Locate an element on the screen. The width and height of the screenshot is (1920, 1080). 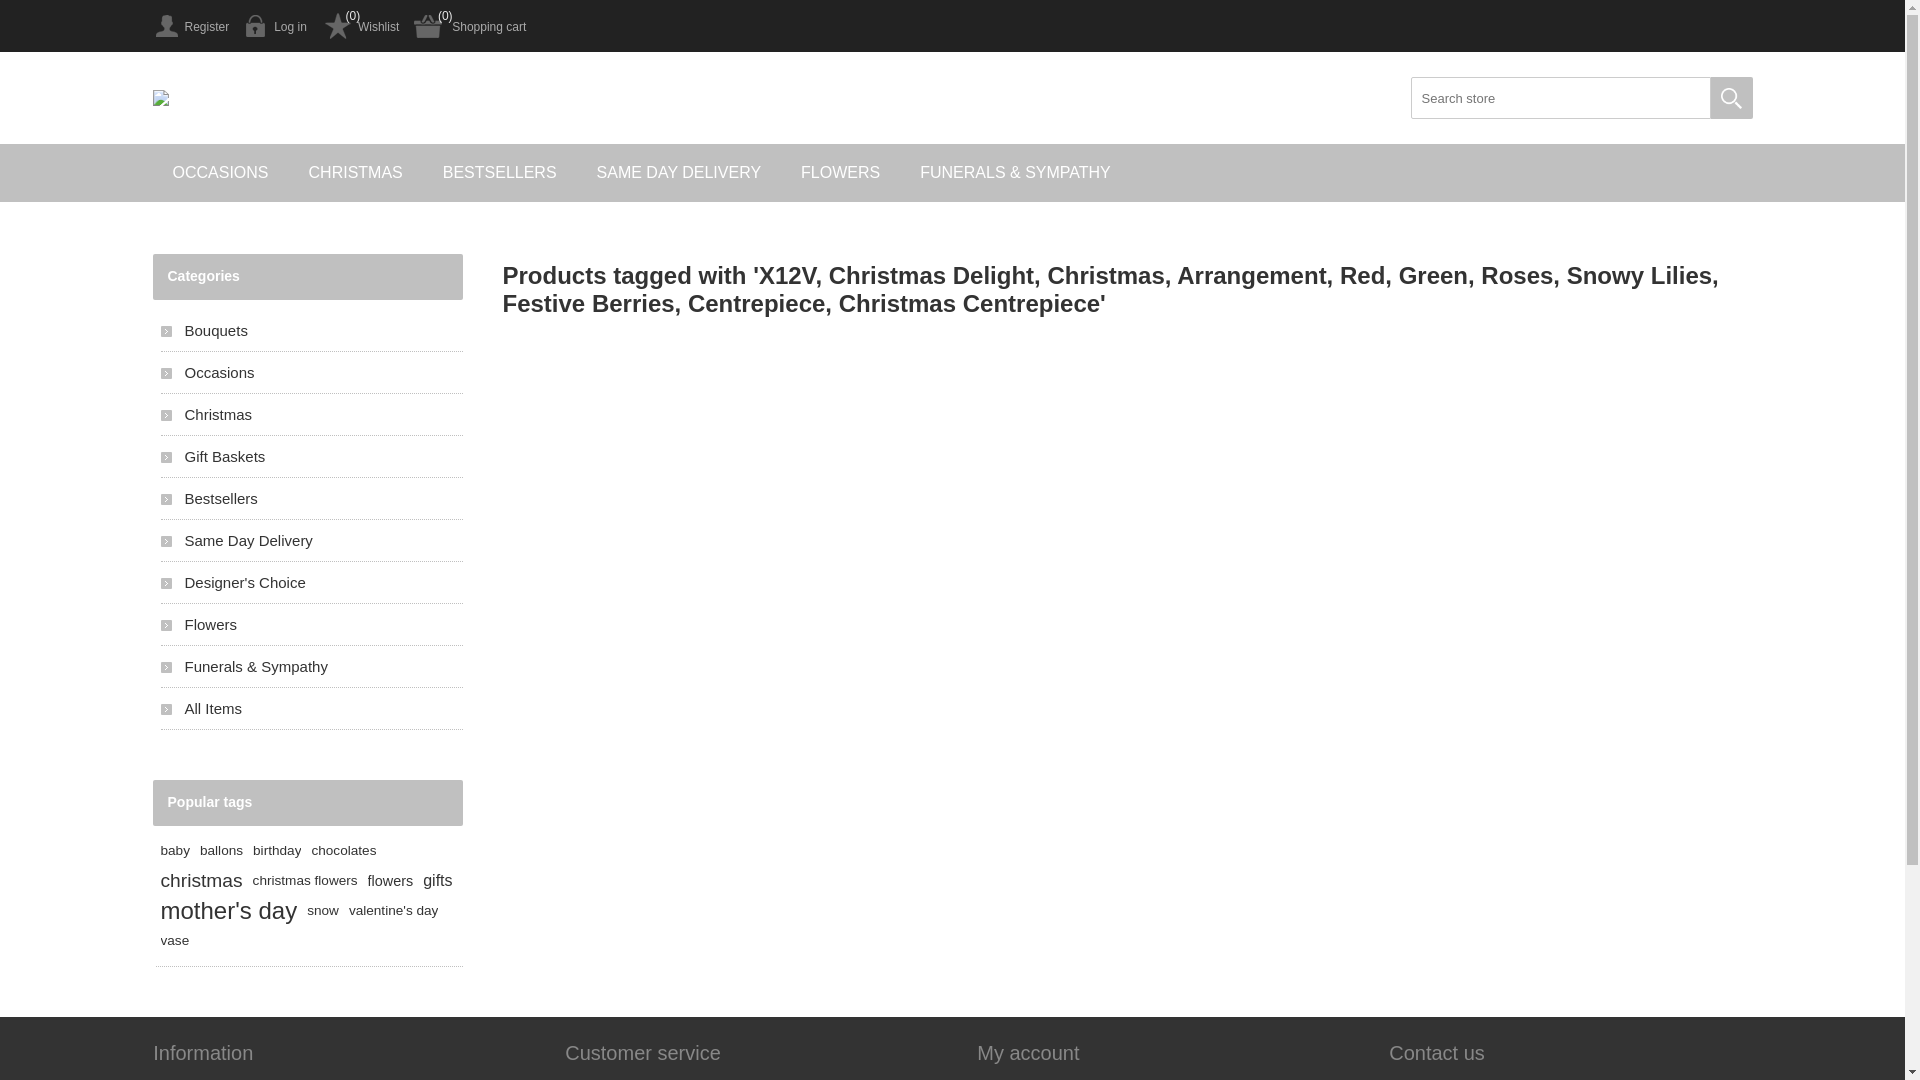
'chocolates' is located at coordinates (343, 851).